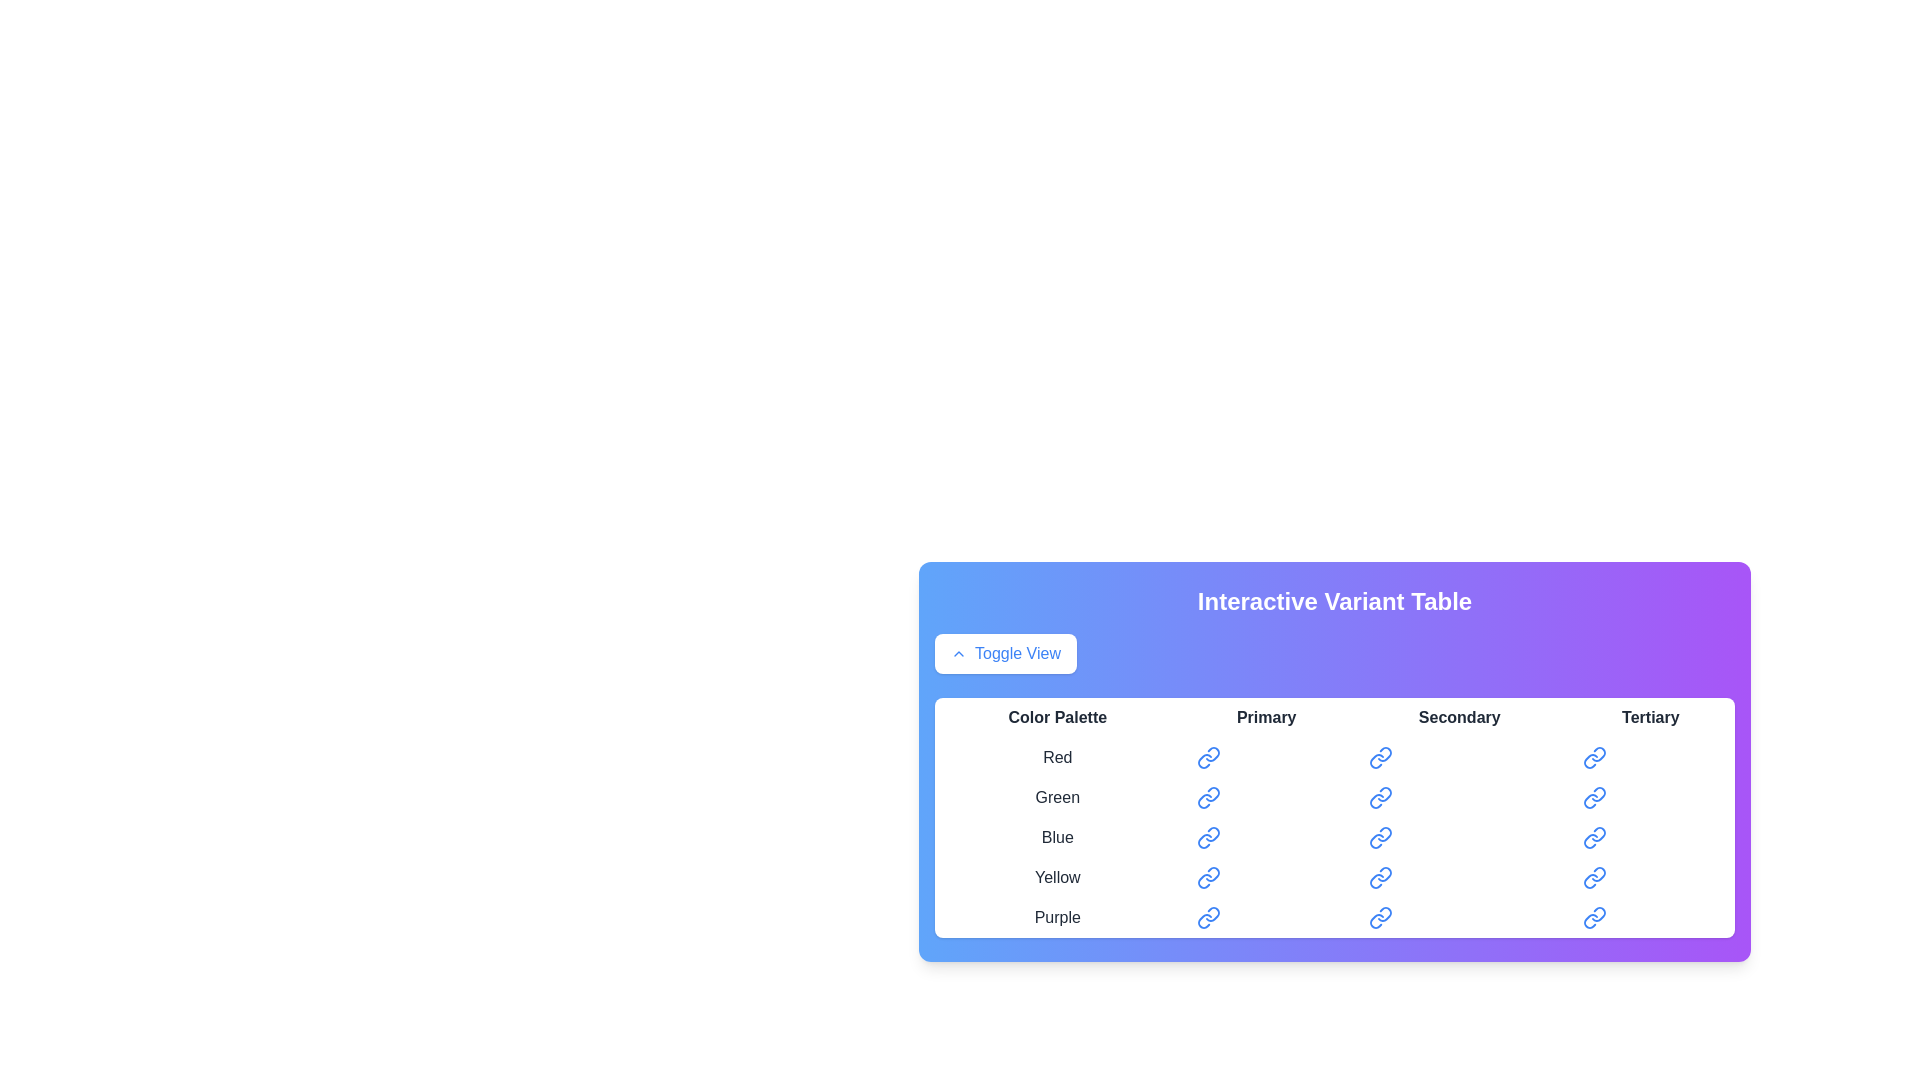  I want to click on the blue link icon located in the 'Tertiary' column of the 'Purple' row in the Interactive Variant Table, so click(1597, 914).